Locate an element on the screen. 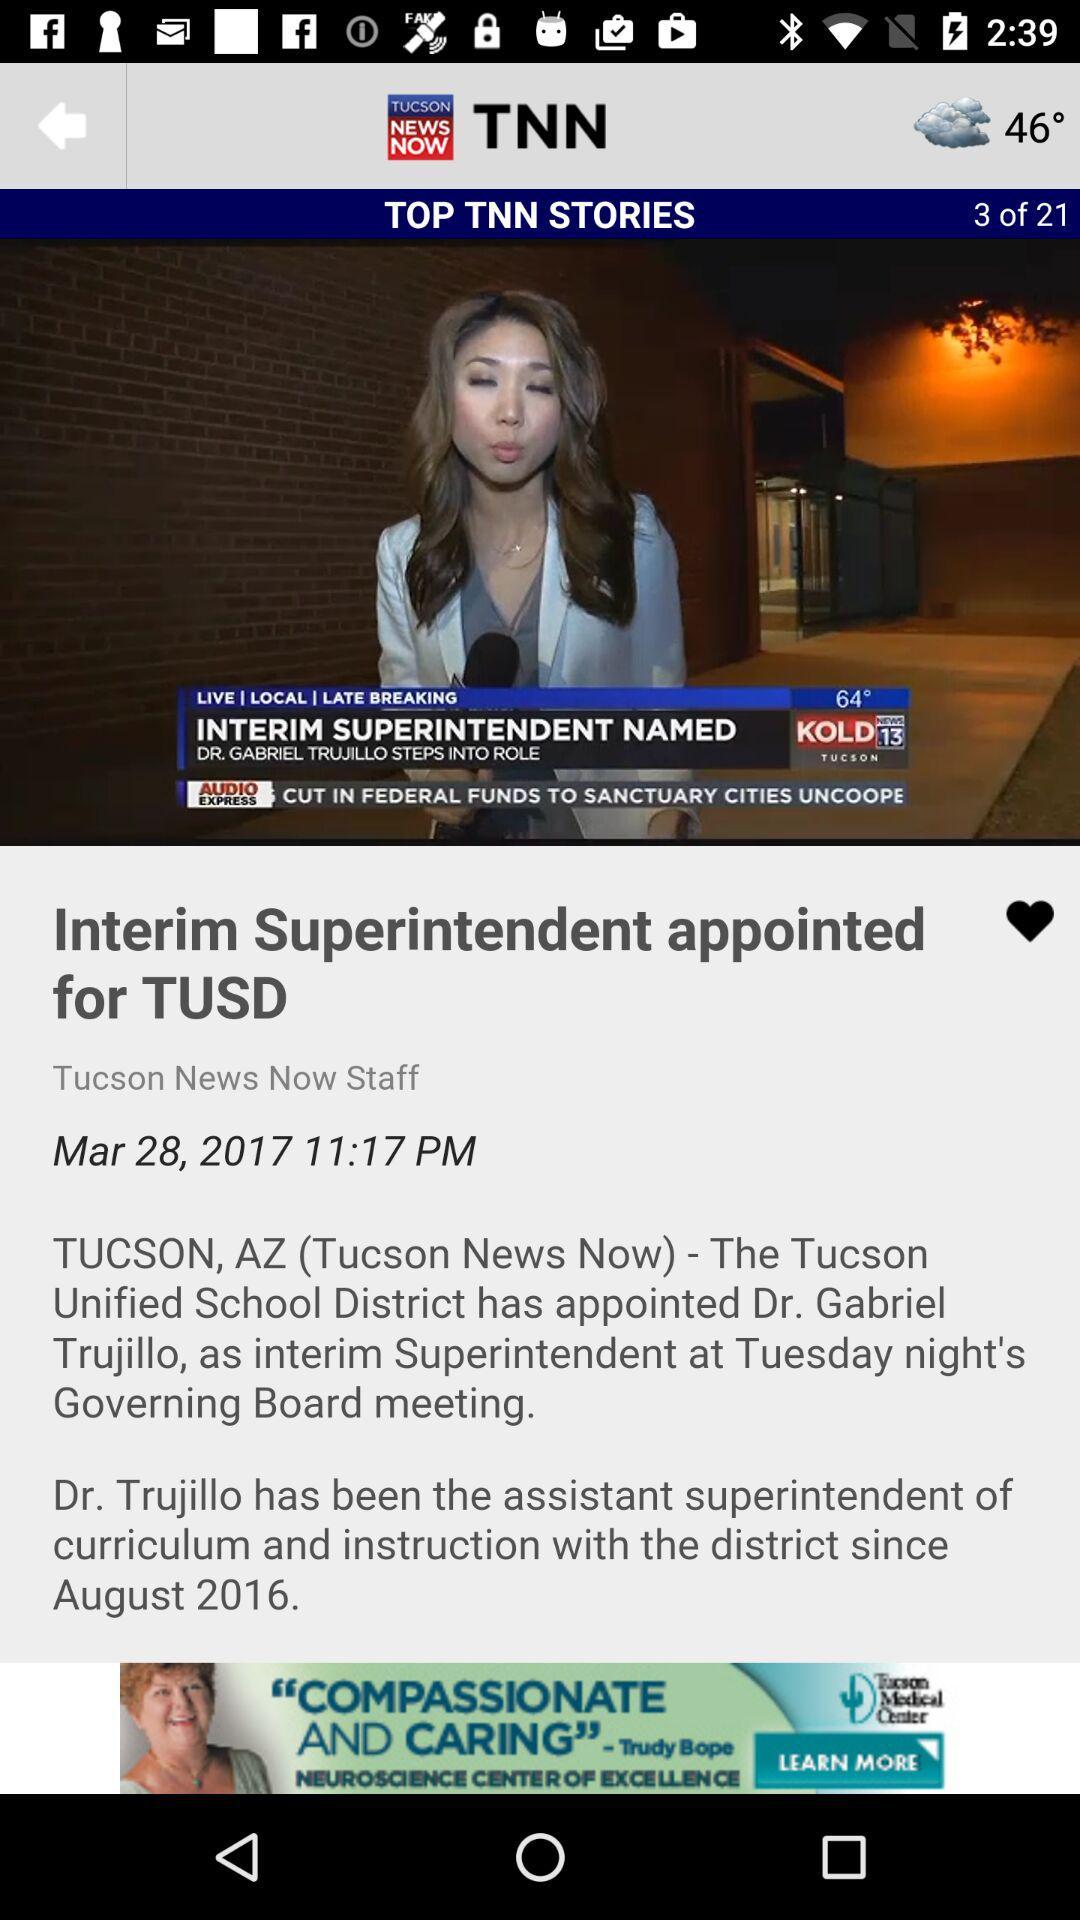  like button is located at coordinates (1017, 920).